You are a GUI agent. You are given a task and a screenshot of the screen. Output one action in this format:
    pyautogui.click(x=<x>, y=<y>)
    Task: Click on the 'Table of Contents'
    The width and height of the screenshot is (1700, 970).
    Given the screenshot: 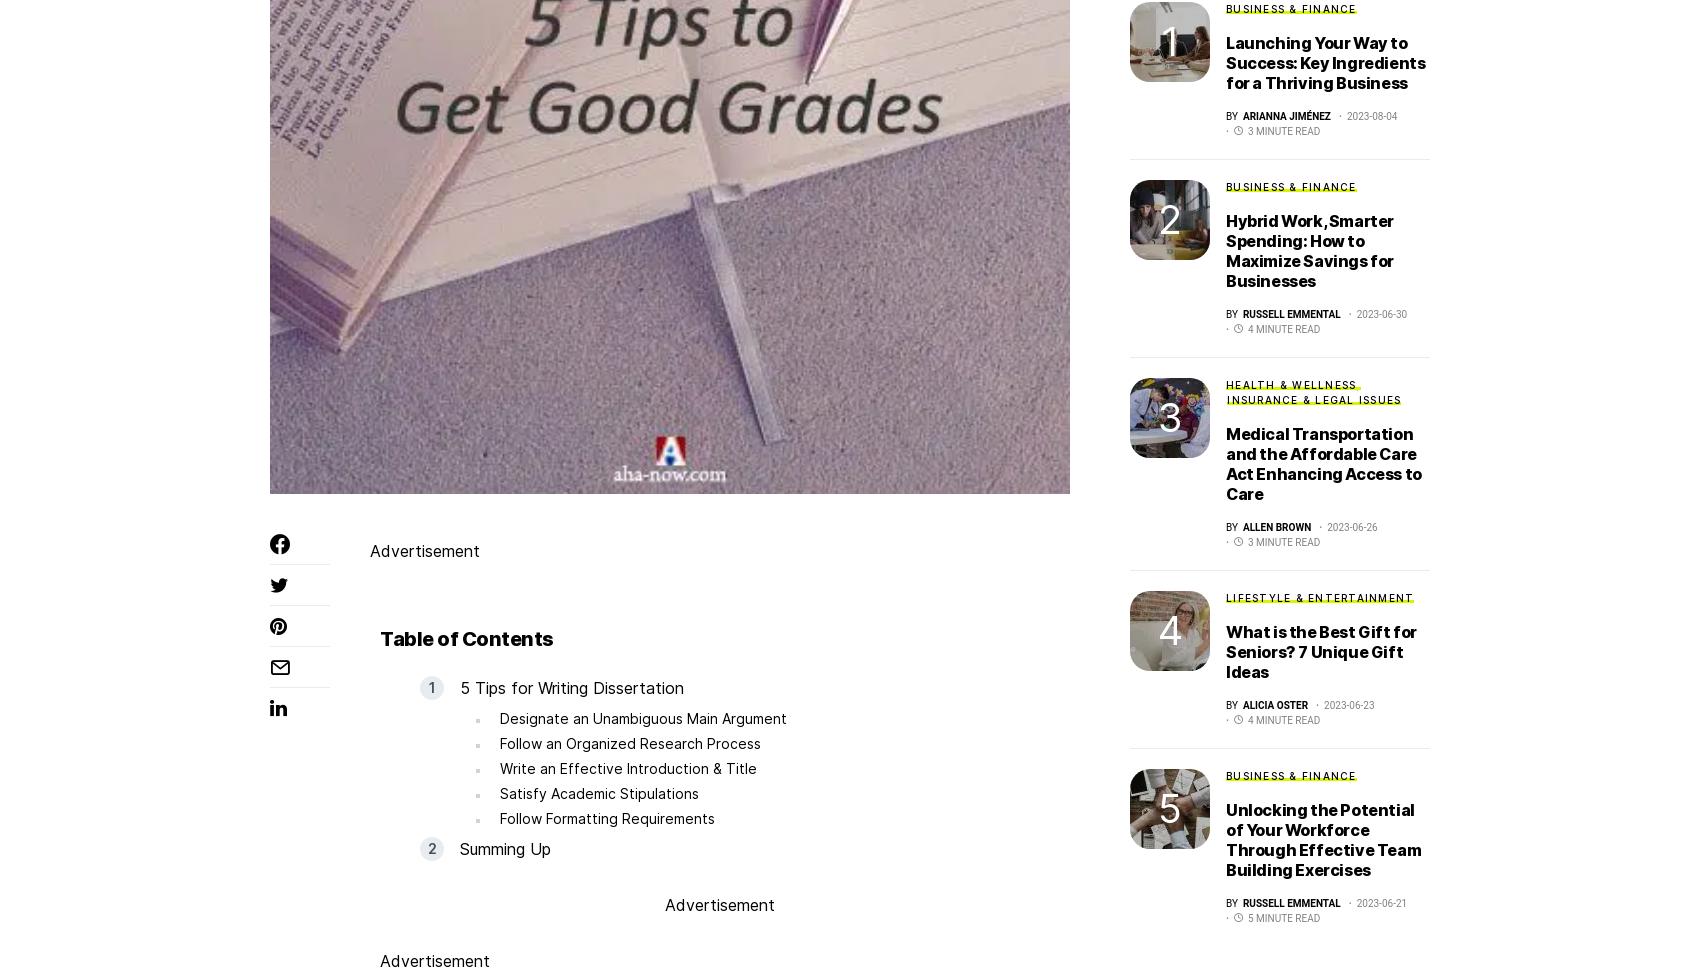 What is the action you would take?
    pyautogui.click(x=466, y=638)
    